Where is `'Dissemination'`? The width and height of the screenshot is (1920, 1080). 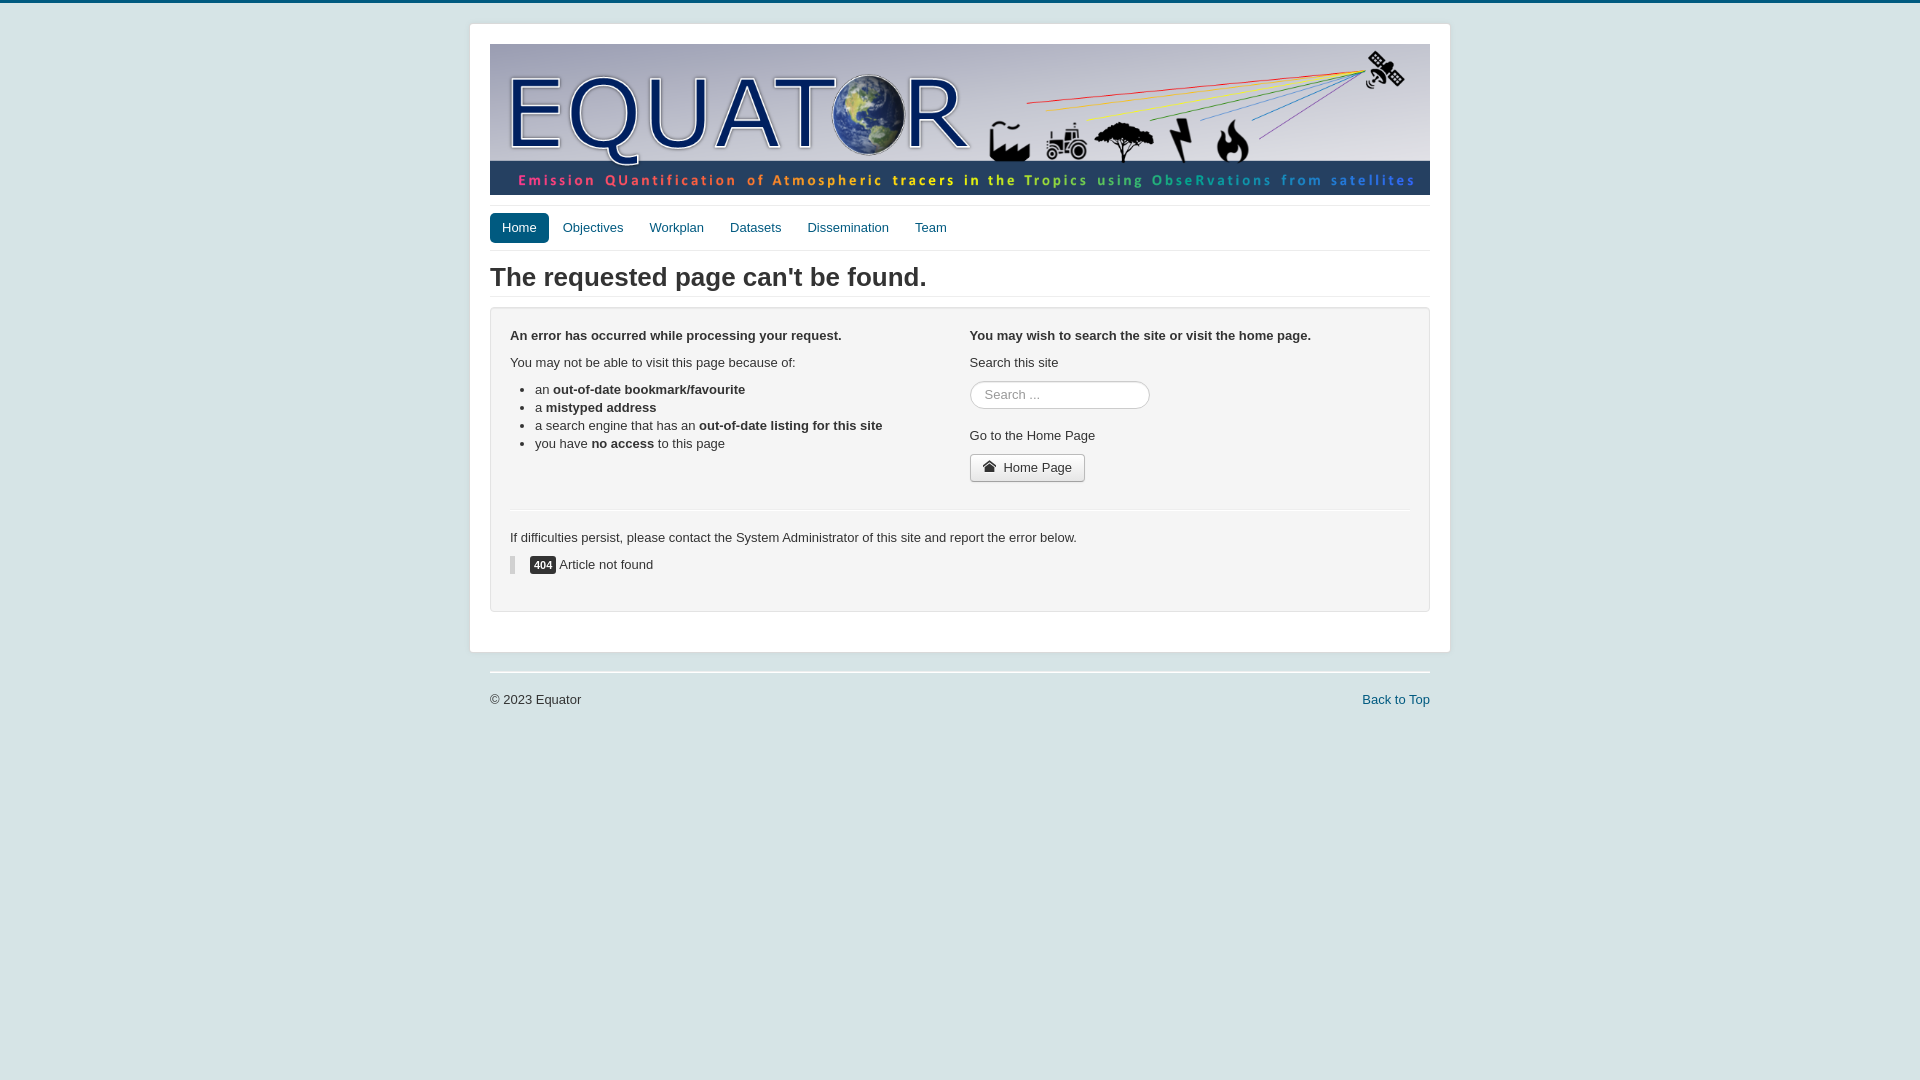 'Dissemination' is located at coordinates (848, 226).